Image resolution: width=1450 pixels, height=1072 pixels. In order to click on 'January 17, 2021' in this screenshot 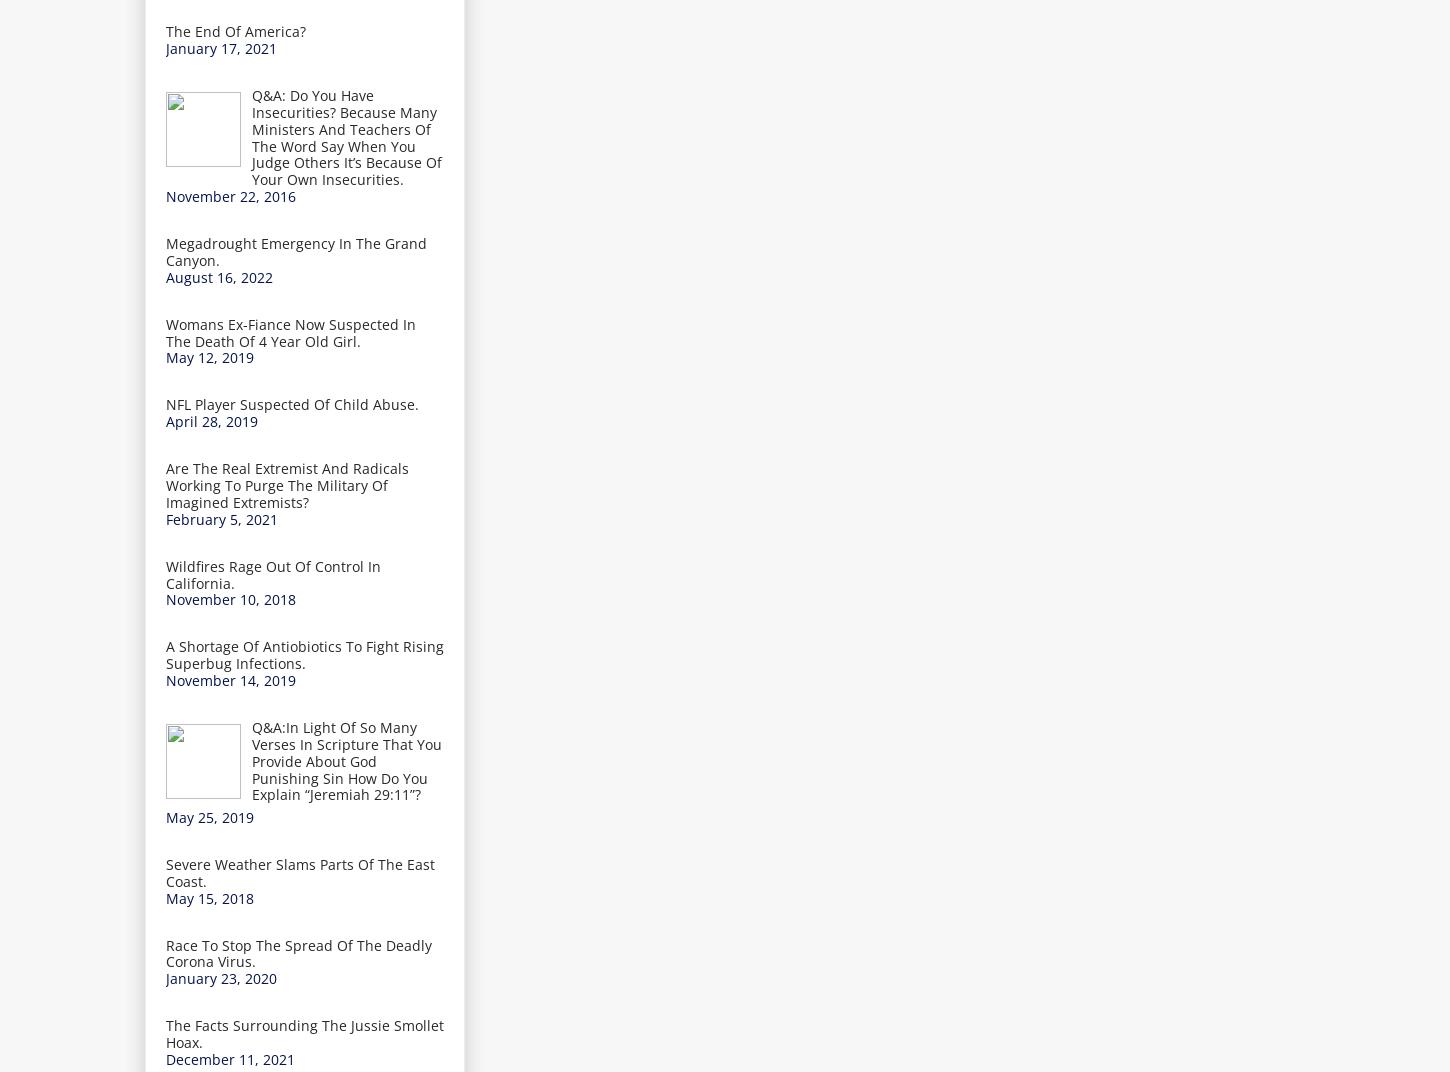, I will do `click(220, 47)`.